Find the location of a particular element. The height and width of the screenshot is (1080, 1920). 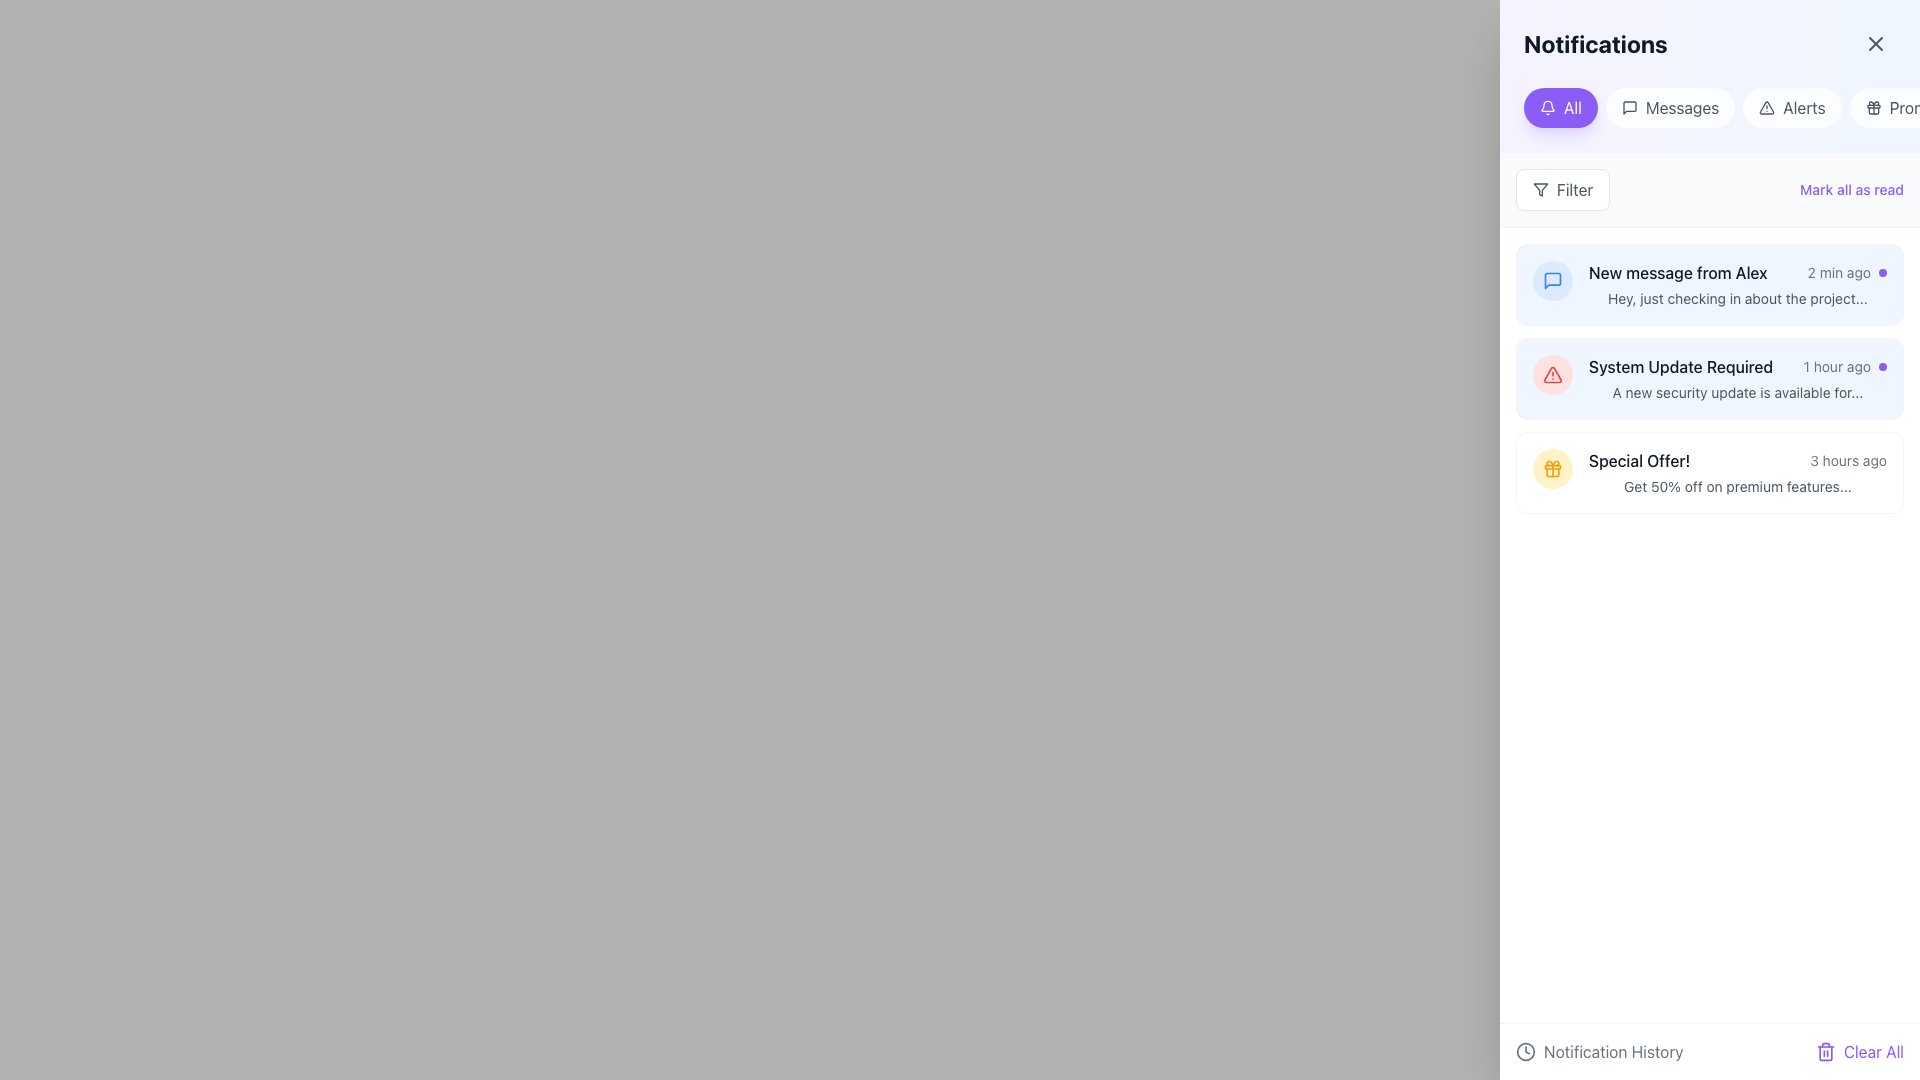

the 'Filter' button, which features a light background, subtle border, a filter funnel icon, and is located to the left of the 'Mark all as read' link in the notification panel is located at coordinates (1562, 189).